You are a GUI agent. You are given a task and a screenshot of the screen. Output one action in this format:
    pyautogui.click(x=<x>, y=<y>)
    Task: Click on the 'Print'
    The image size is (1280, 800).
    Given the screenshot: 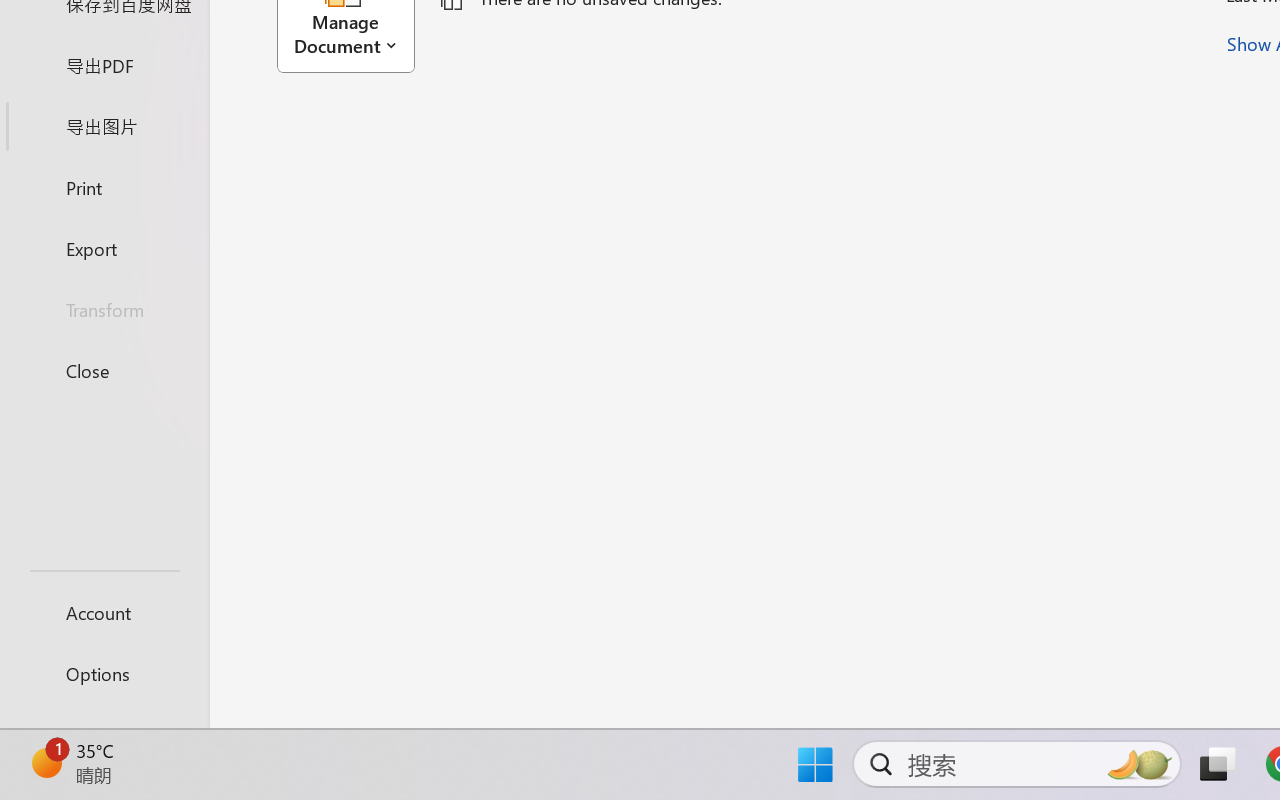 What is the action you would take?
    pyautogui.click(x=103, y=186)
    